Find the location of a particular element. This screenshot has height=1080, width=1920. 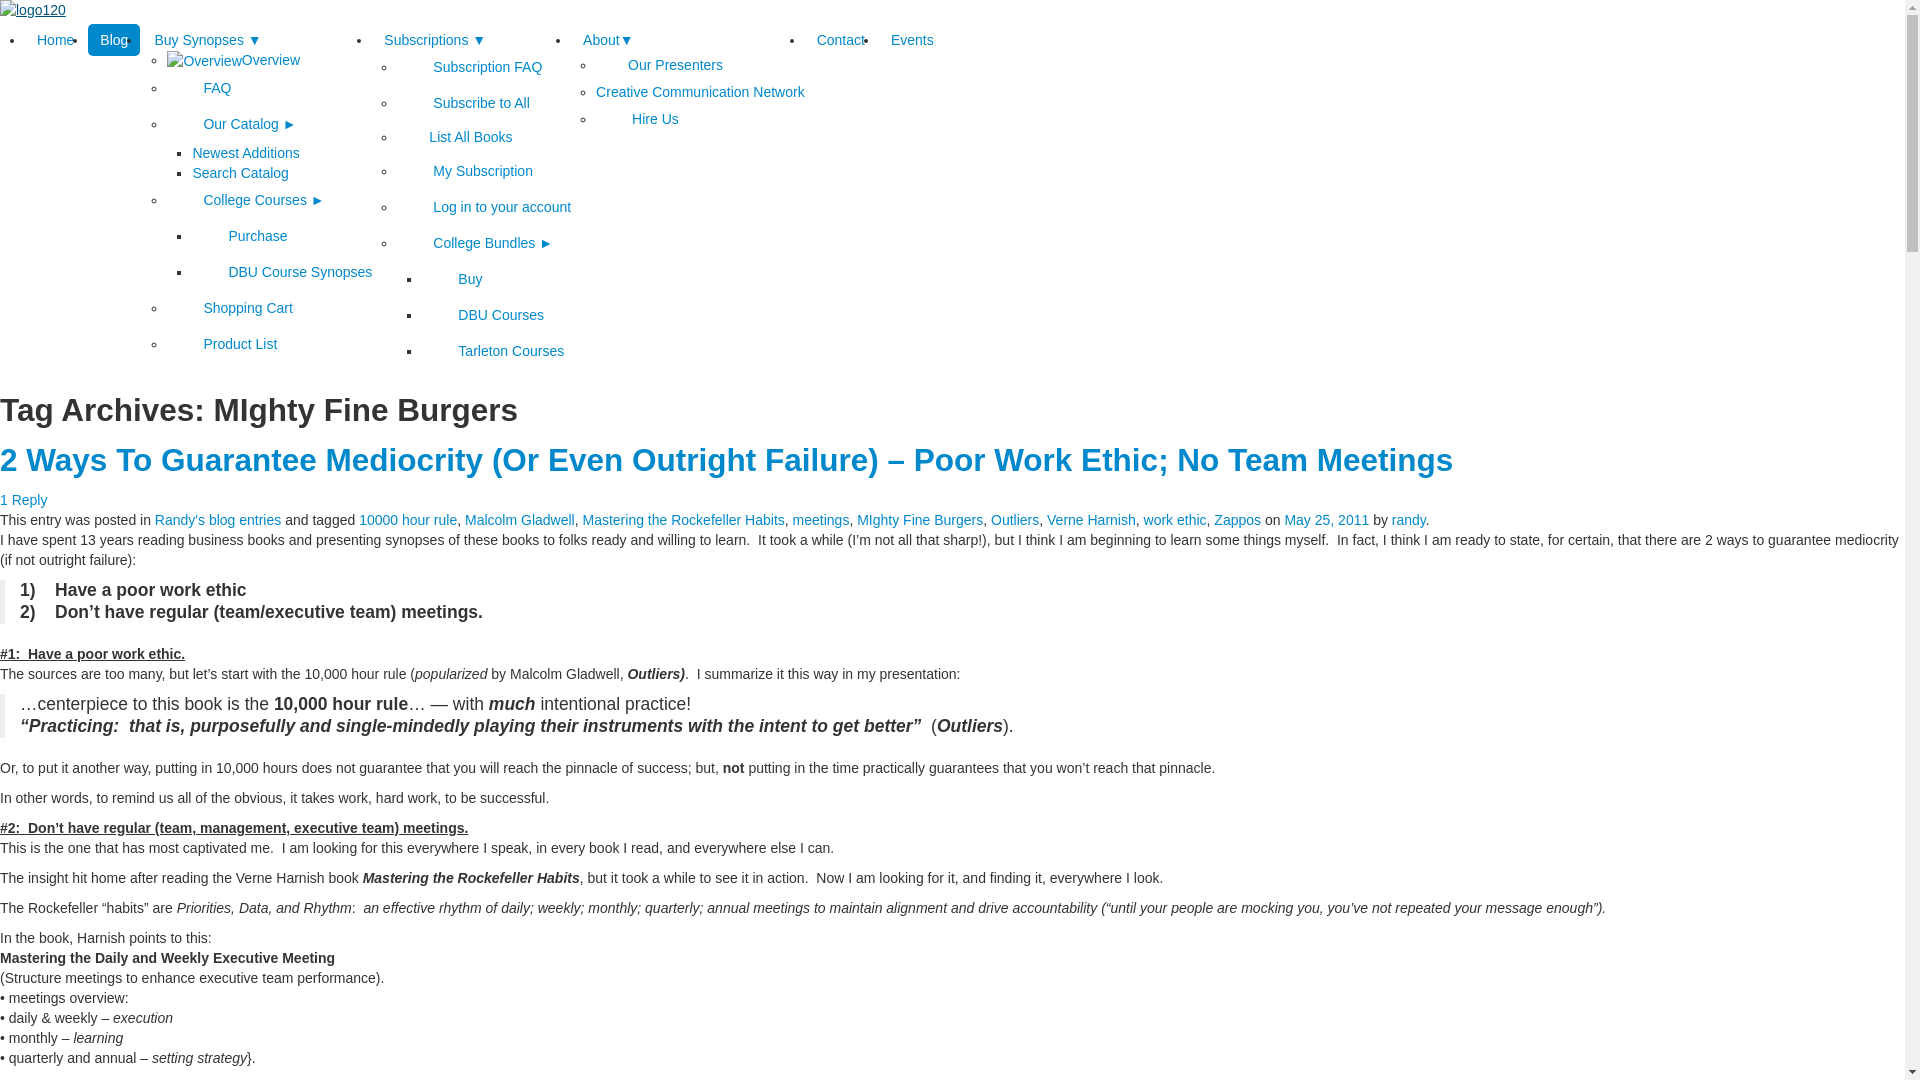

'Home' is located at coordinates (24, 39).